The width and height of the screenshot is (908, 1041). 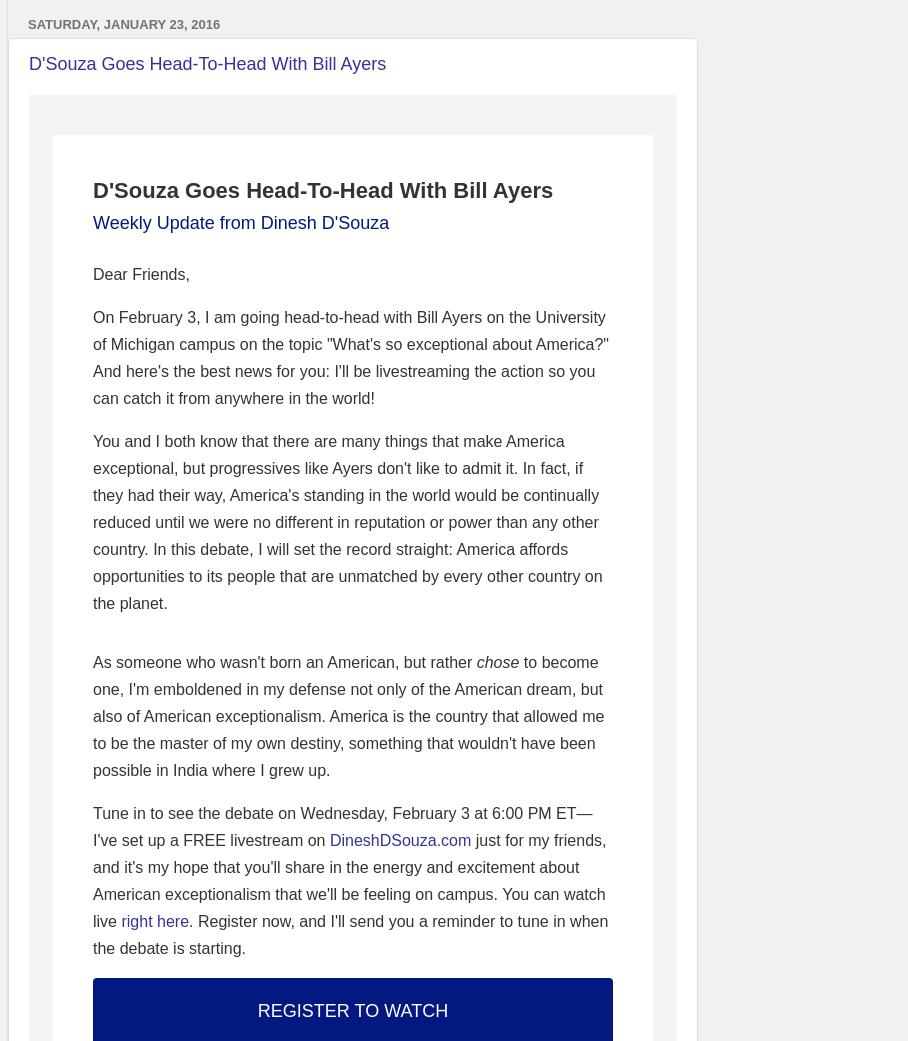 I want to click on 'REGISTER TO WATCH', so click(x=255, y=1011).